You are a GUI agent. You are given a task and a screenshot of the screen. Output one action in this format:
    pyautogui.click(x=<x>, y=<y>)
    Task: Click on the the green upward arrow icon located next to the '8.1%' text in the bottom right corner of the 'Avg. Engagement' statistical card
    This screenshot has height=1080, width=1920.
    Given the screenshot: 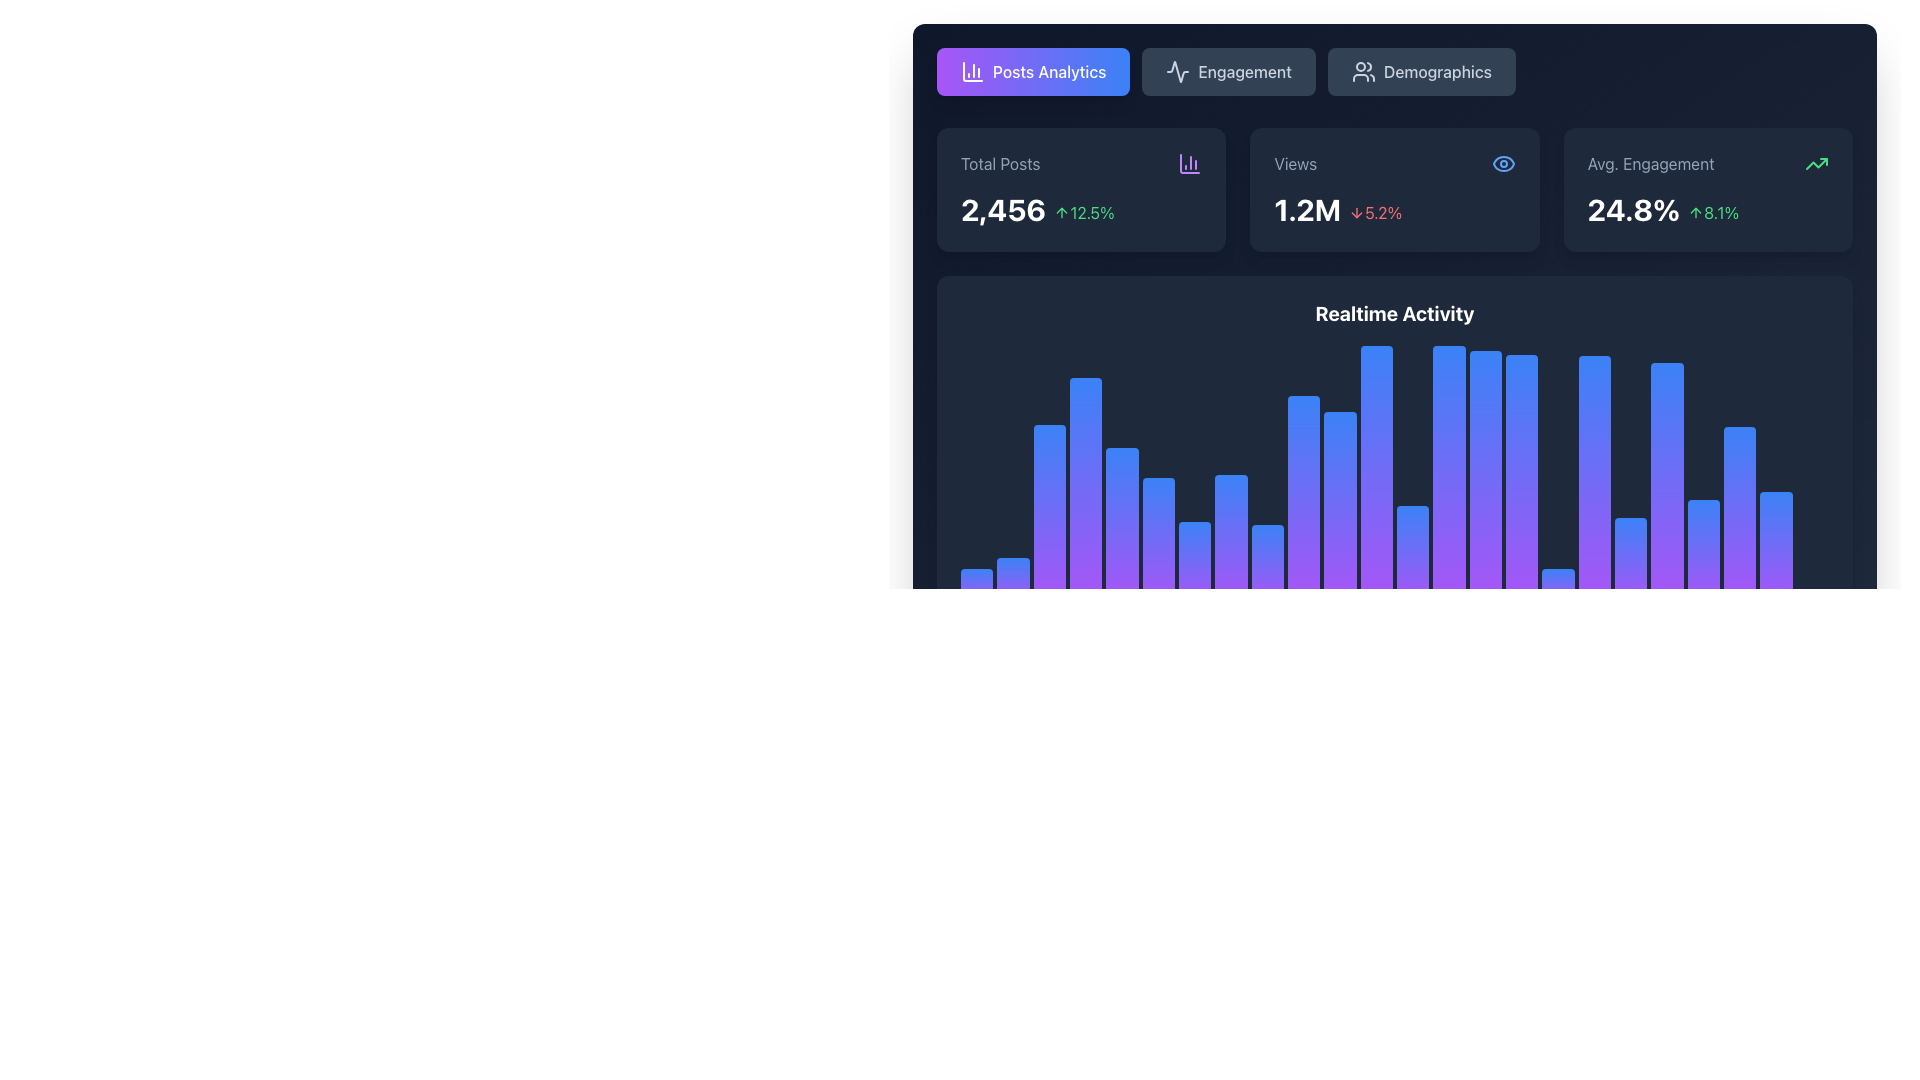 What is the action you would take?
    pyautogui.click(x=1695, y=212)
    